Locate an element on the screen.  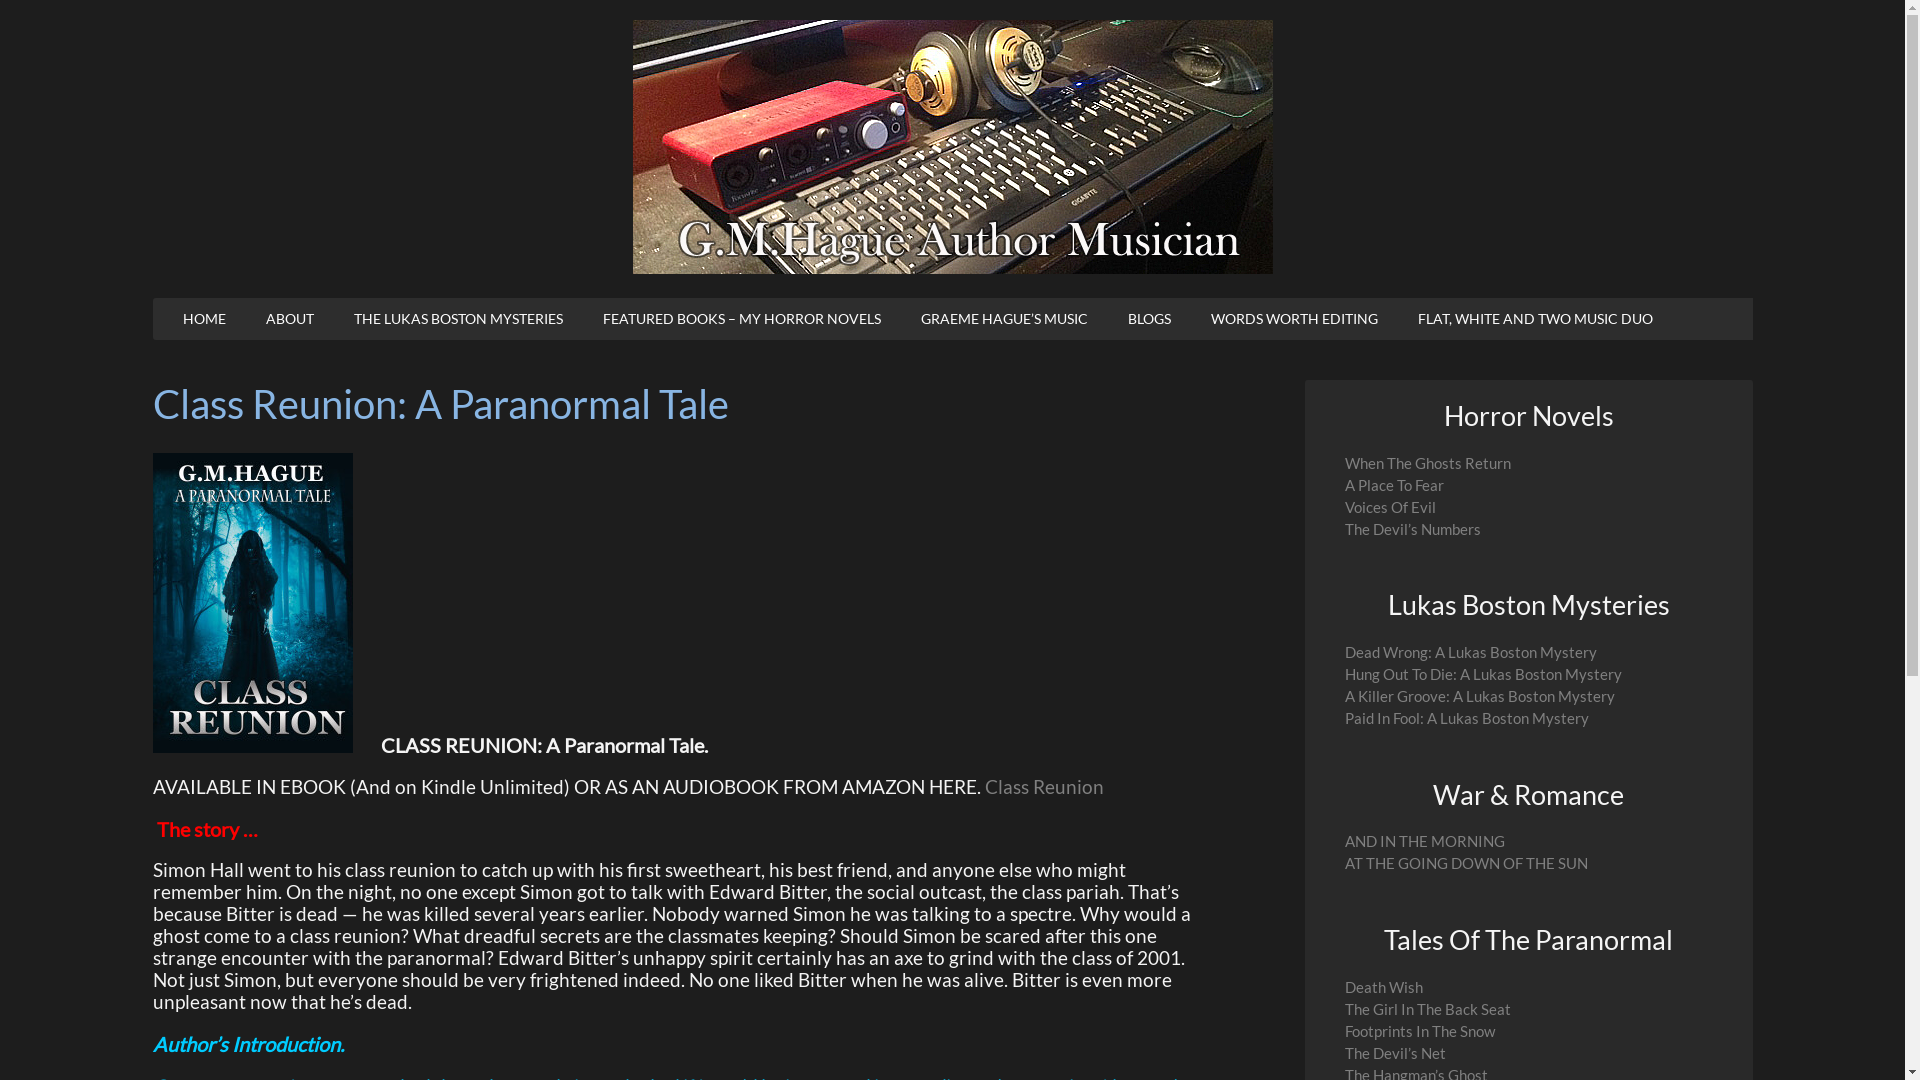
'A Killer Groove: A Lukas Boston Mystery' is located at coordinates (1478, 695).